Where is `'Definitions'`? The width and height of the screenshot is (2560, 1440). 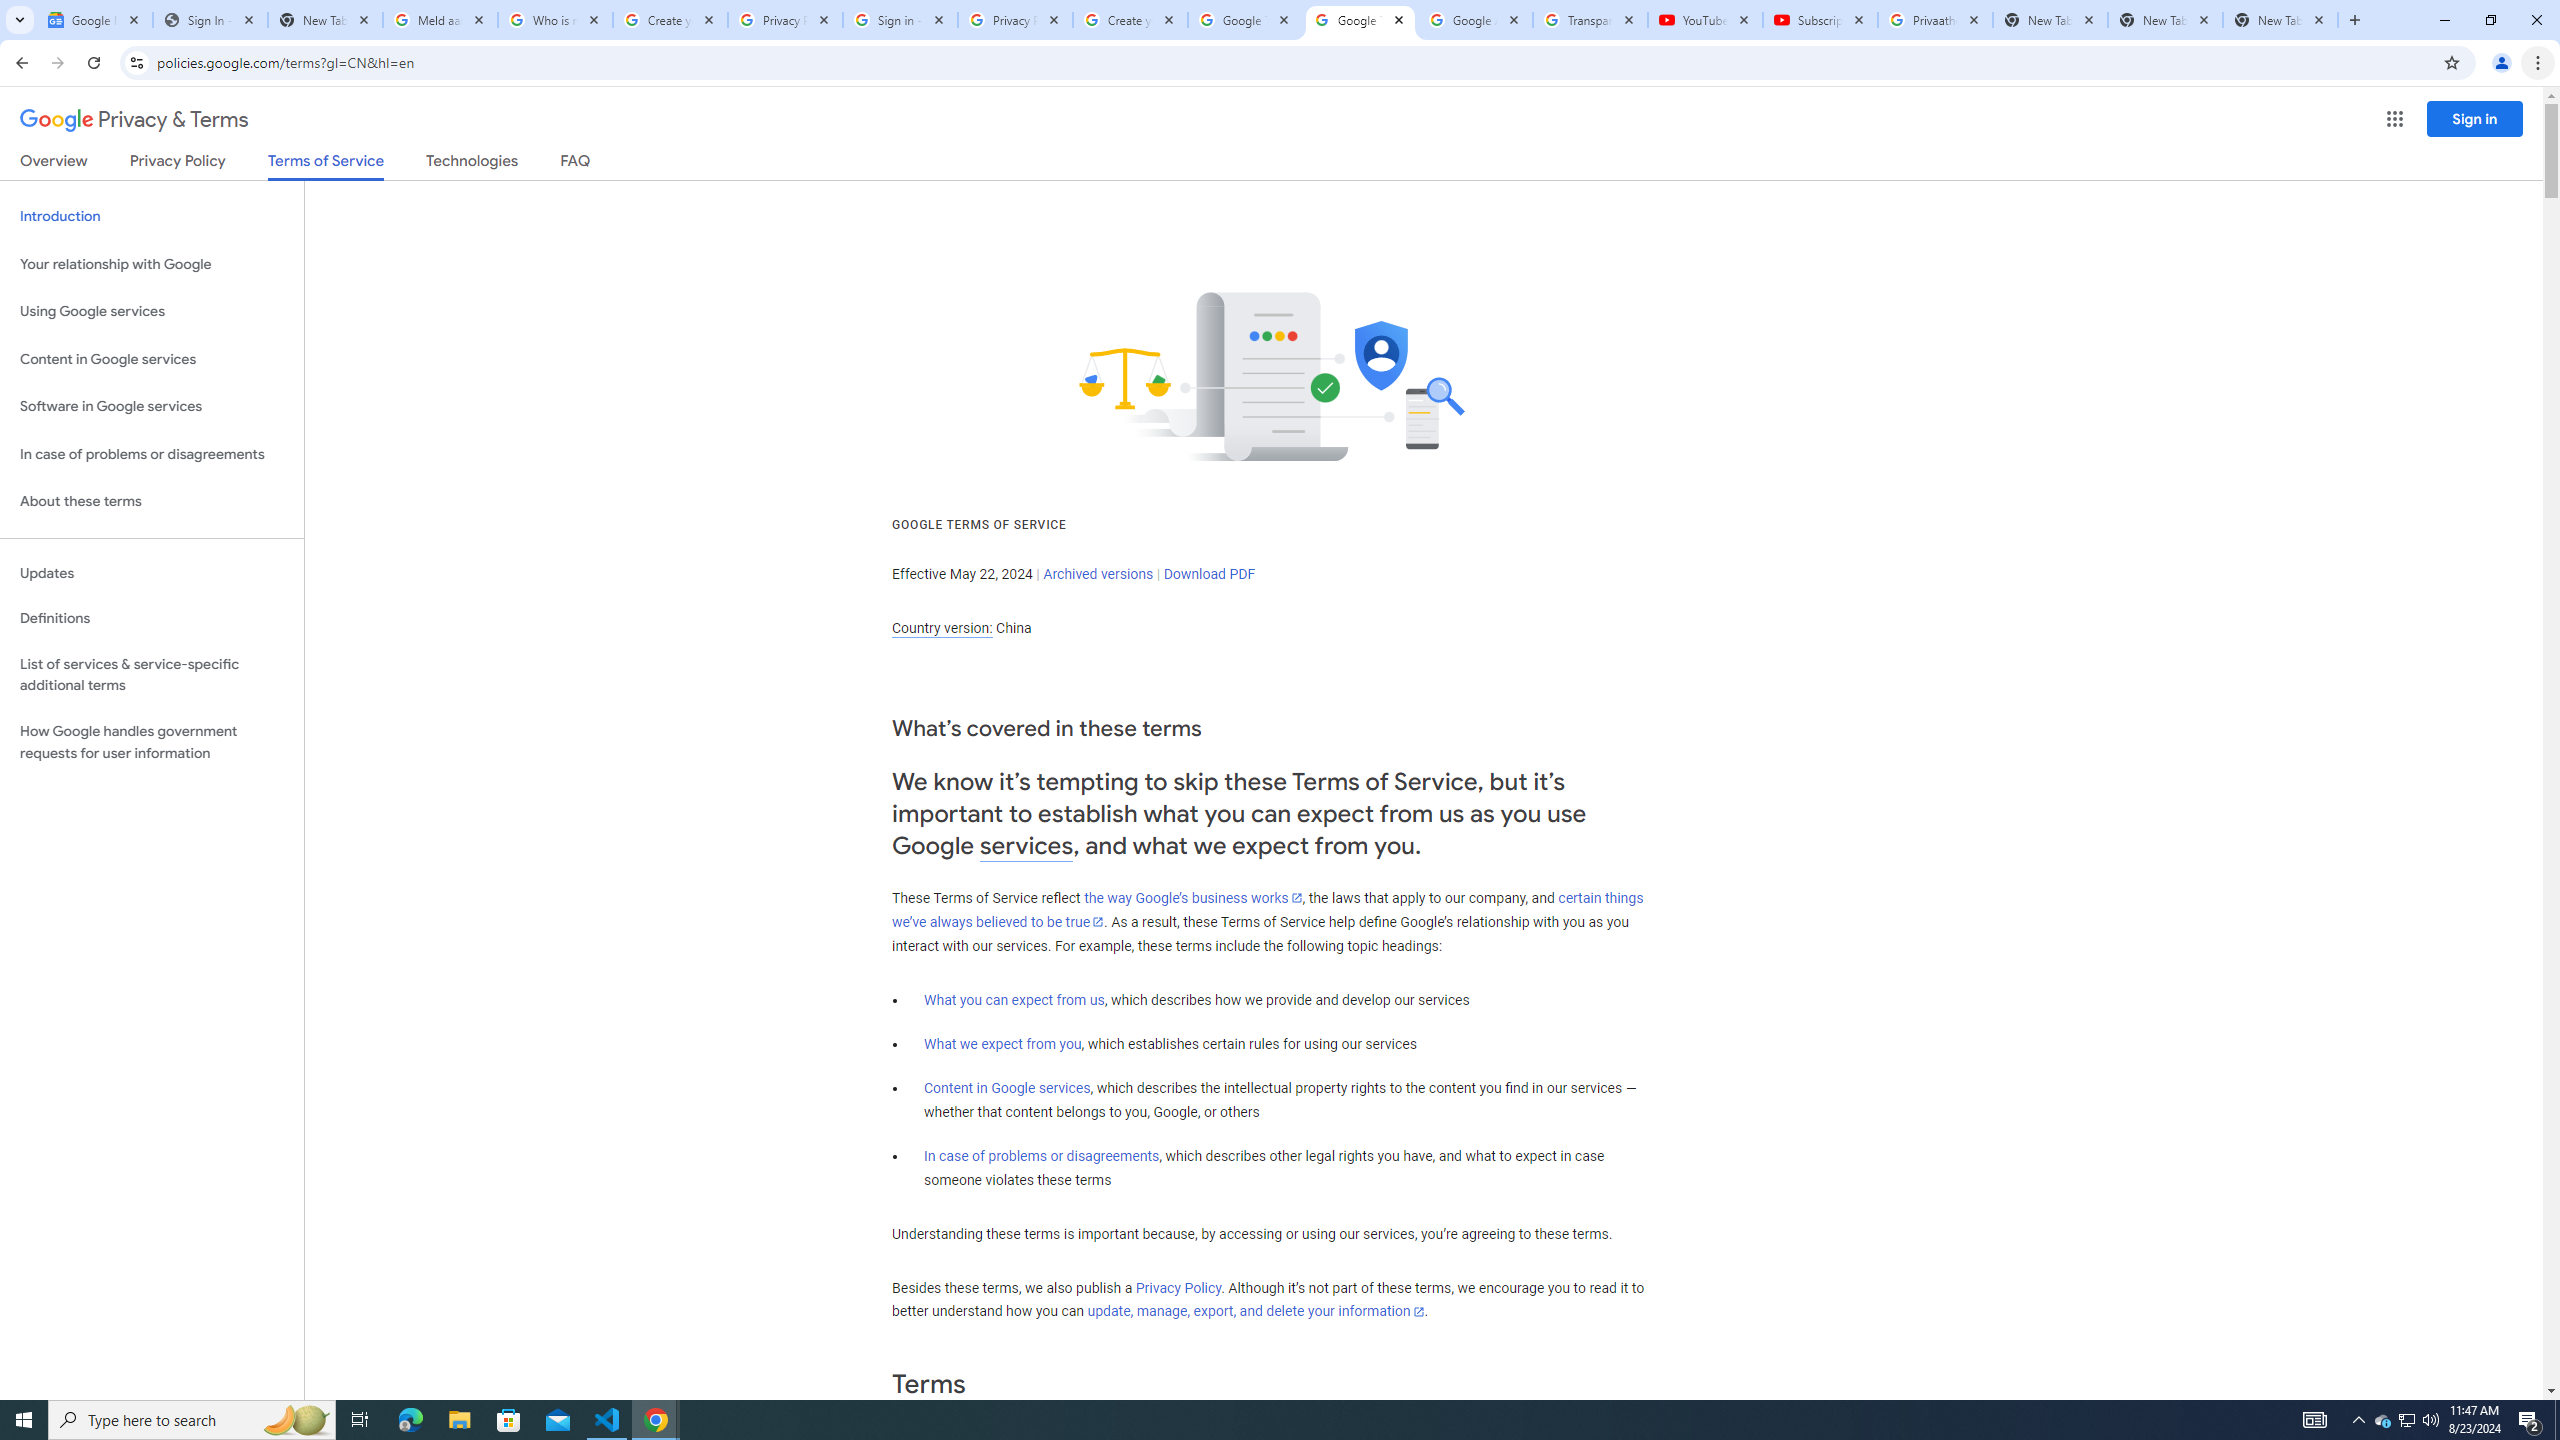
'Definitions' is located at coordinates (151, 618).